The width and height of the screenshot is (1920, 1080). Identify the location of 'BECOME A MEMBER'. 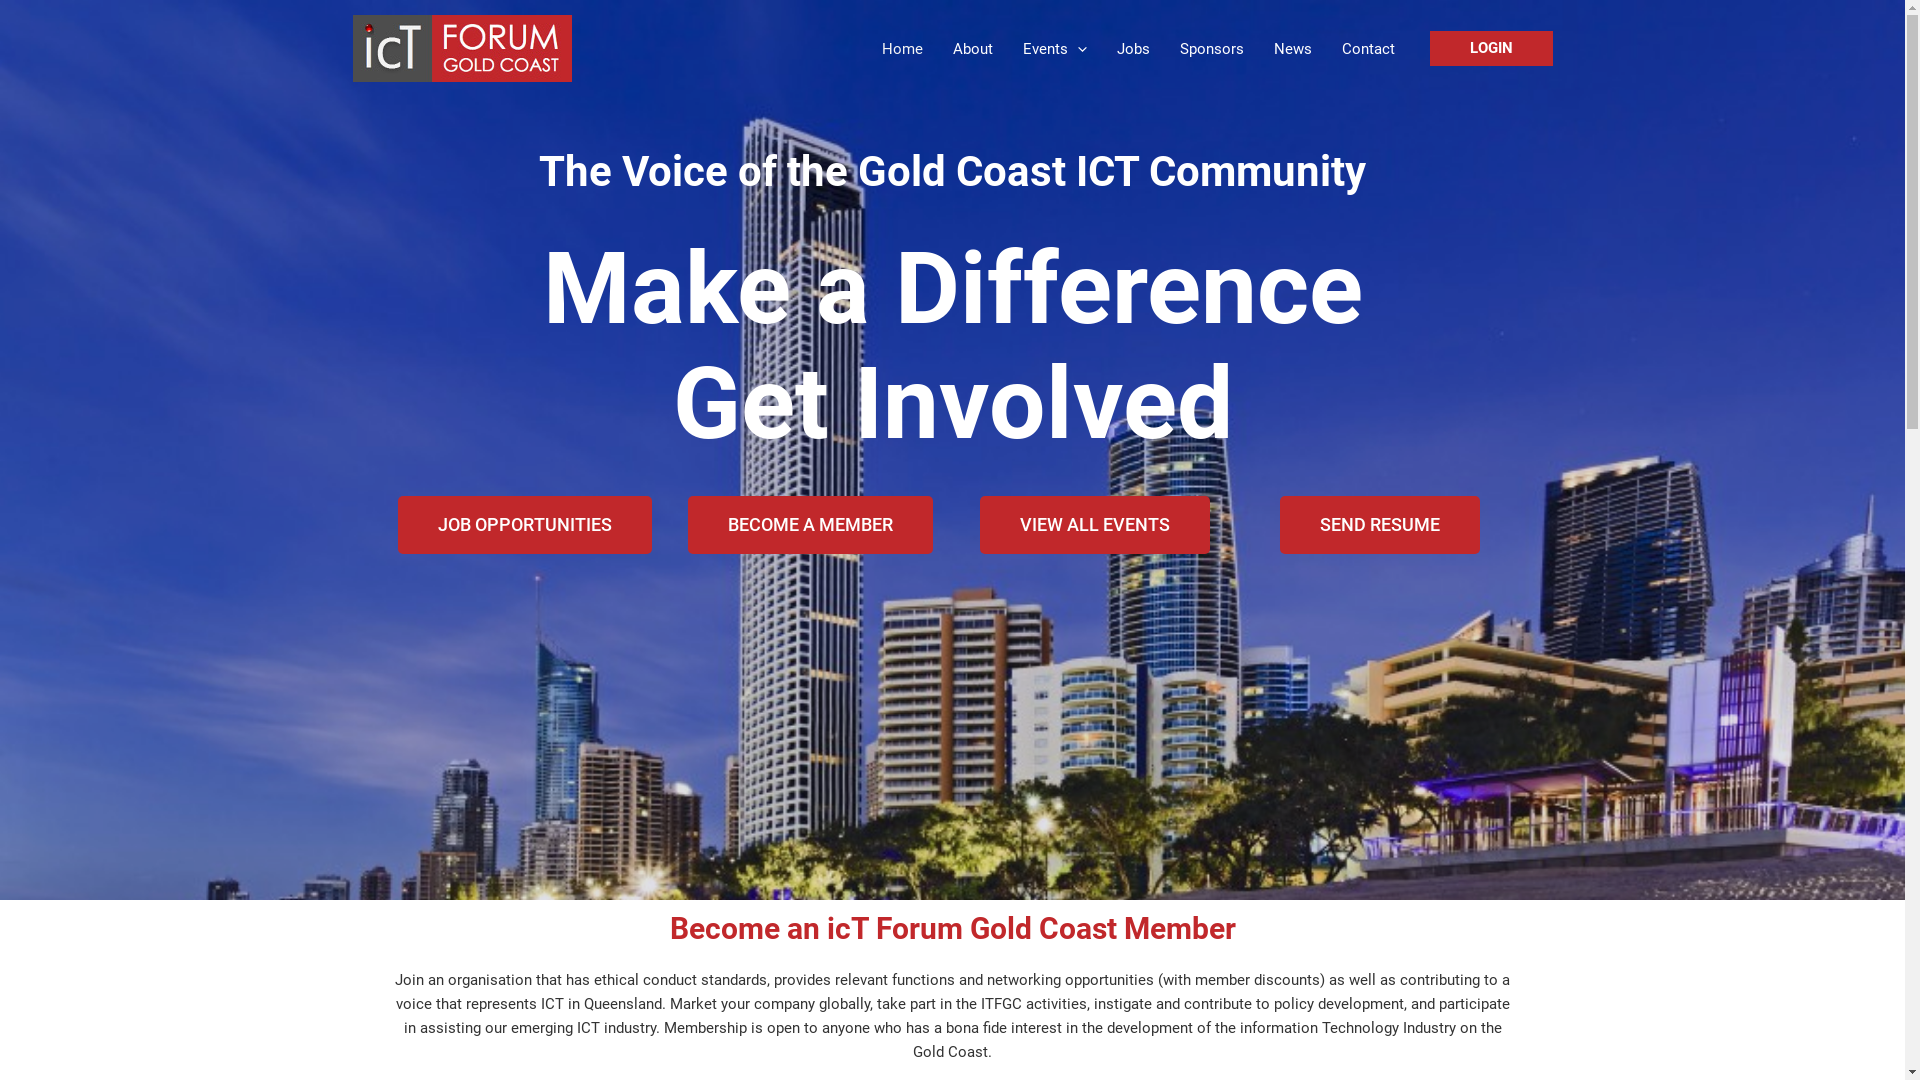
(810, 523).